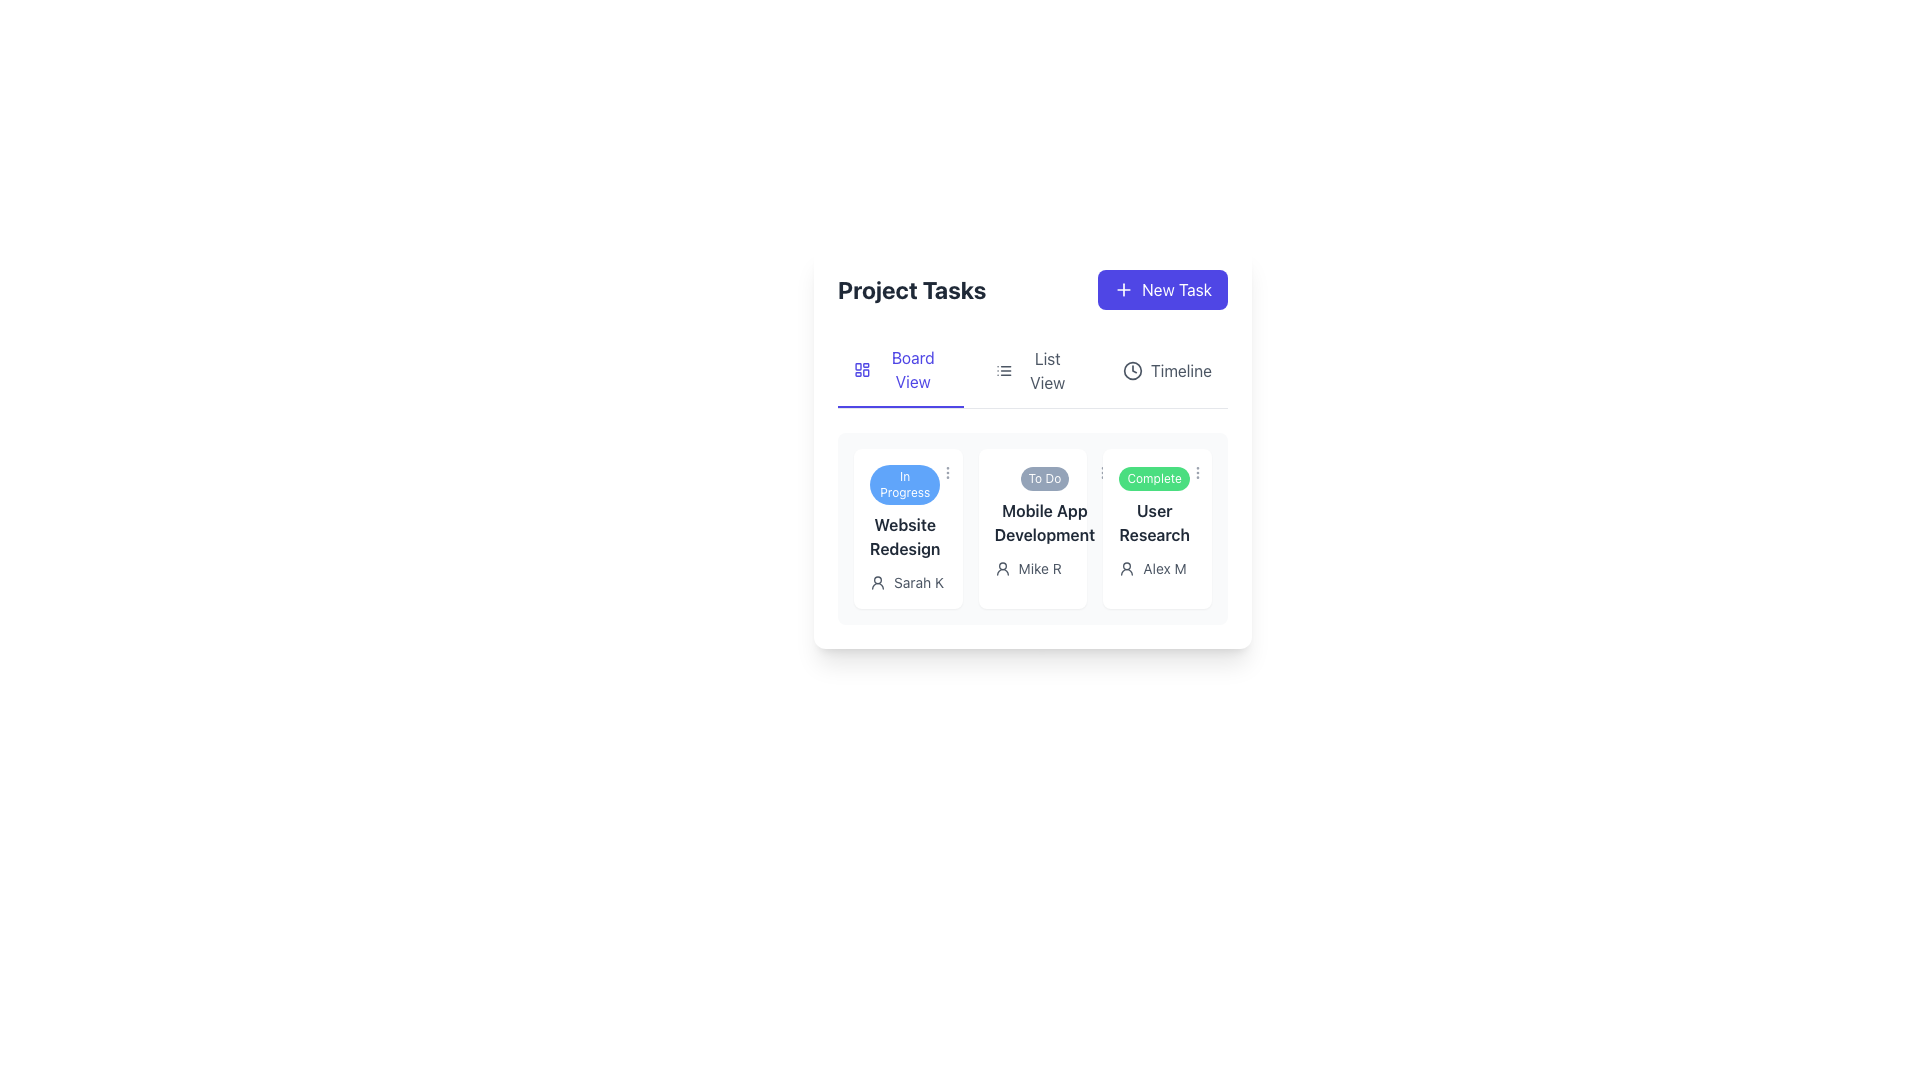 The width and height of the screenshot is (1920, 1080). I want to click on the user icon that depicts a generic head and shoulders silhouette, which is the leftmost element in the 'User Research' card group containing the text 'Alex M', so click(1127, 569).